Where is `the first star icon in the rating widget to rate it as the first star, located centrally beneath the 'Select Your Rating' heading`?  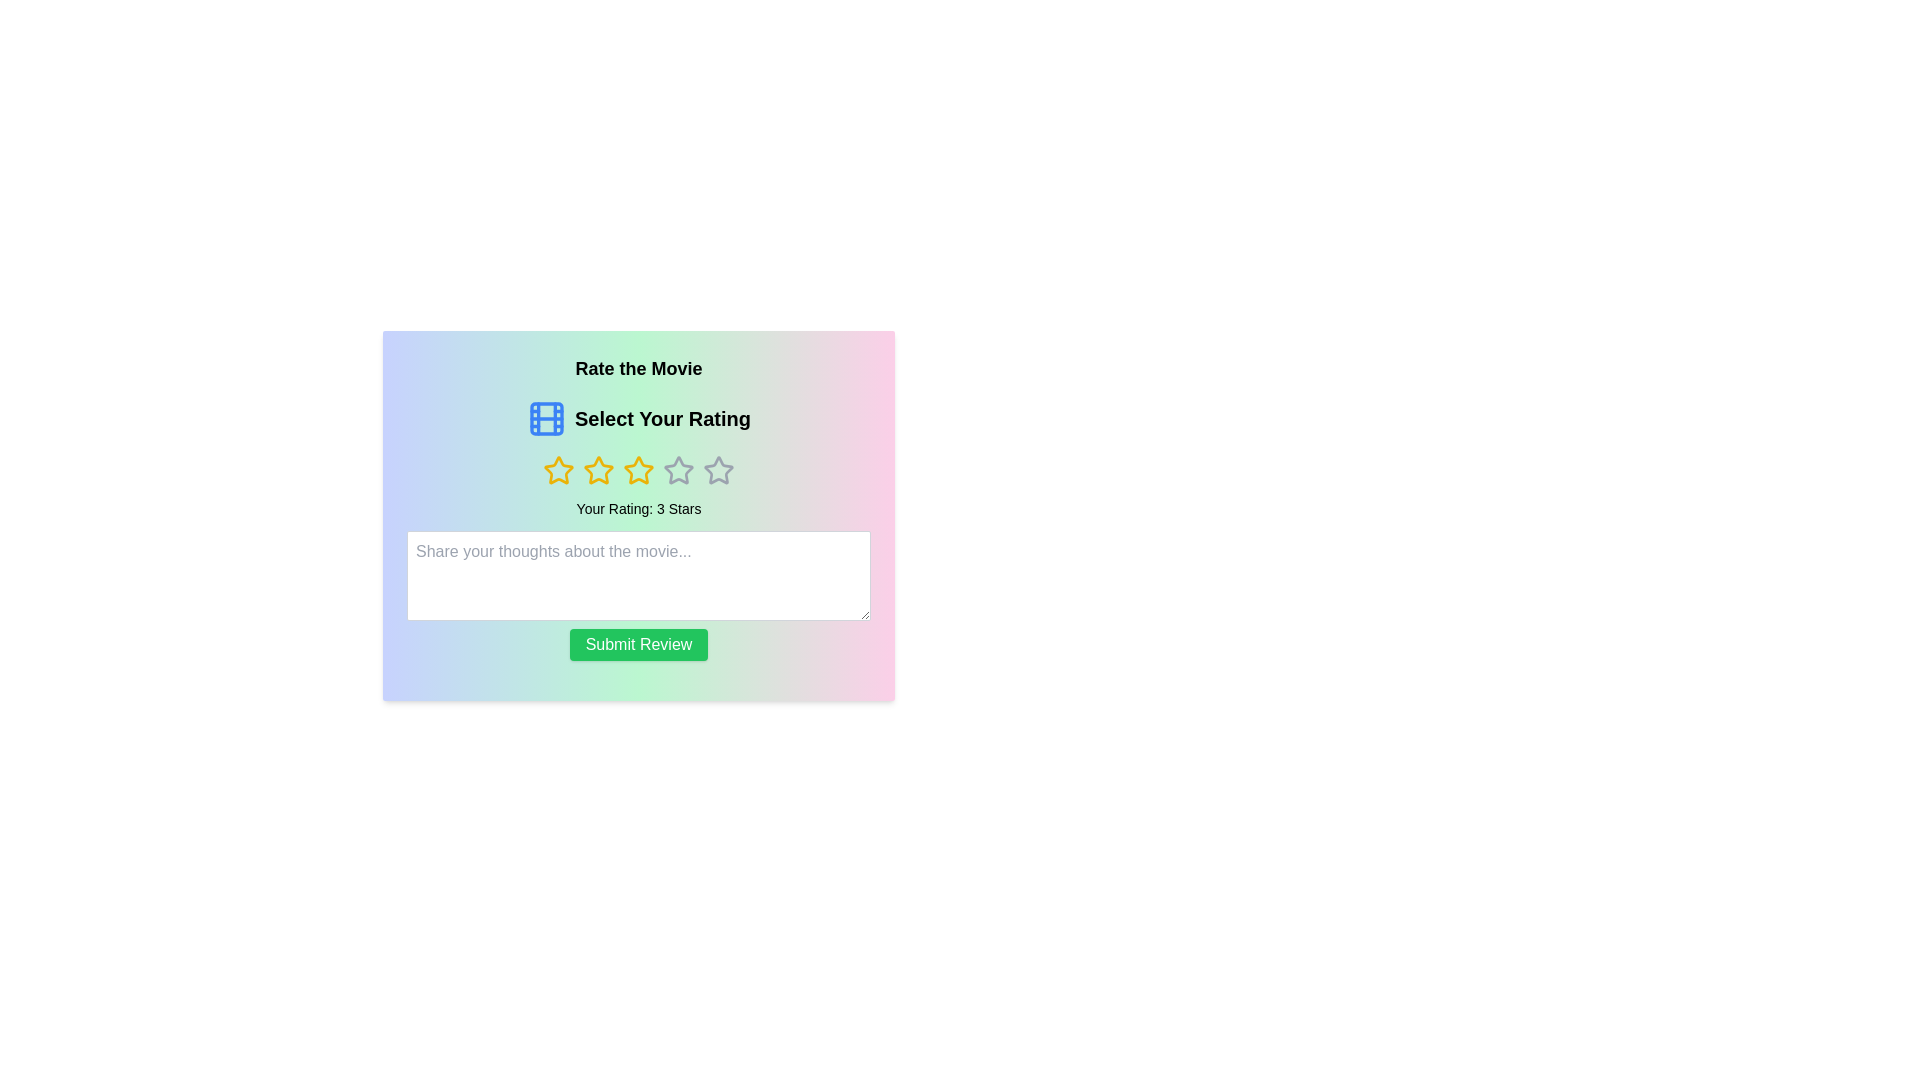
the first star icon in the rating widget to rate it as the first star, located centrally beneath the 'Select Your Rating' heading is located at coordinates (558, 470).